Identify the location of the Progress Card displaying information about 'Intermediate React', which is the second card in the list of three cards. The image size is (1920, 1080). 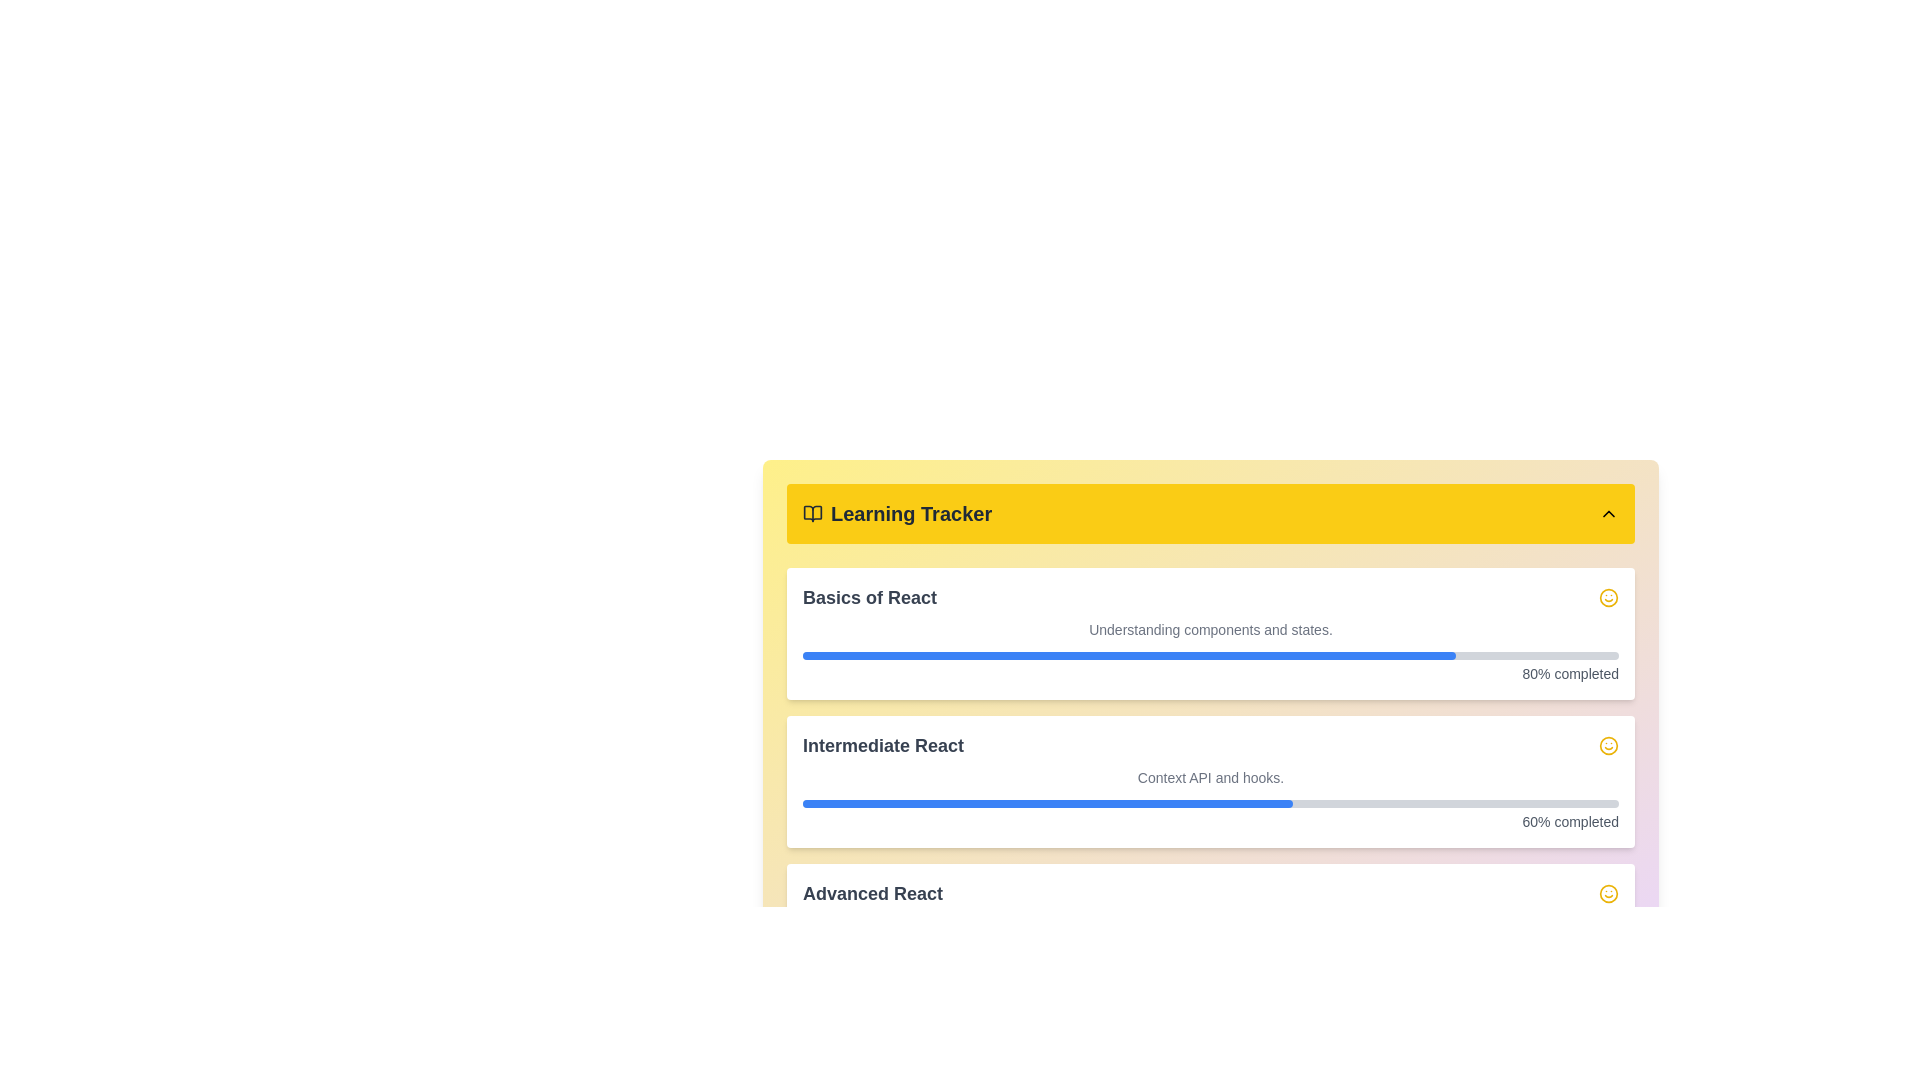
(1209, 781).